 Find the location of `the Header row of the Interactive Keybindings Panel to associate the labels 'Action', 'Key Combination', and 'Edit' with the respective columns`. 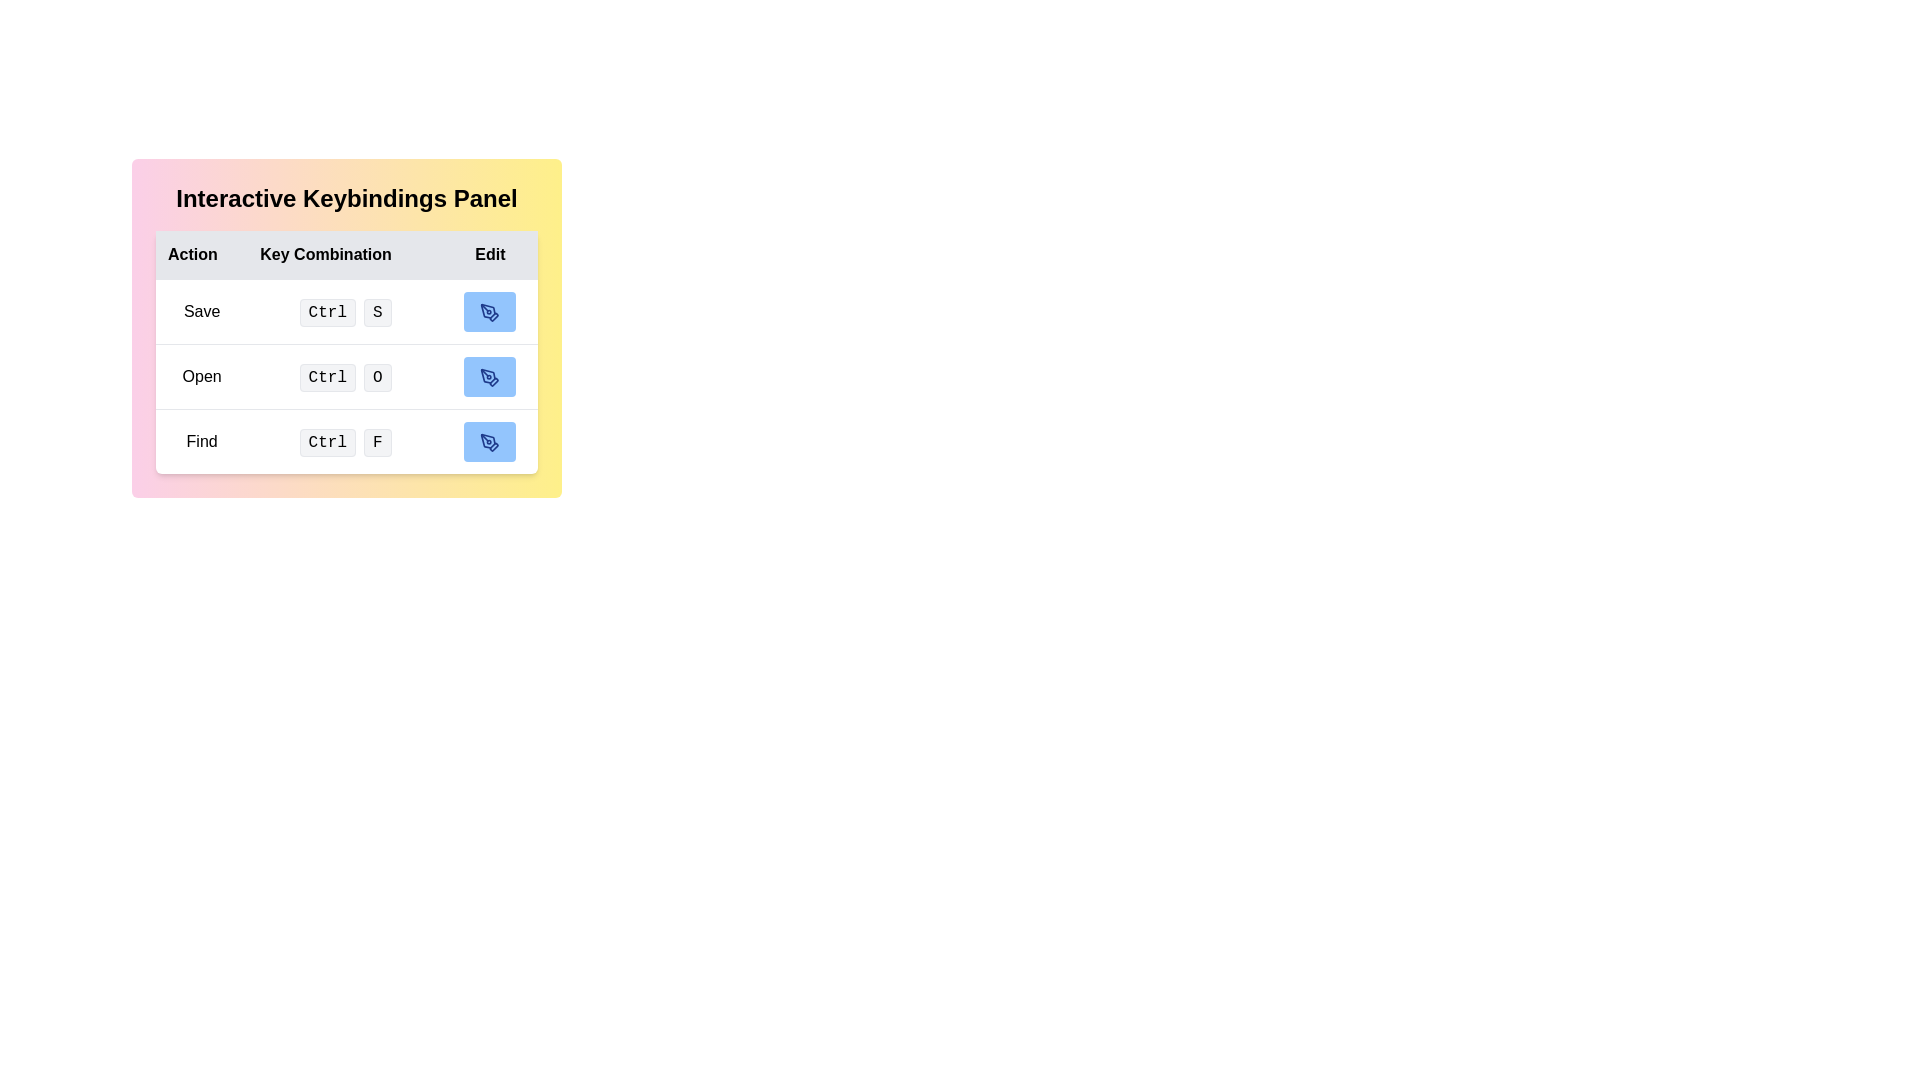

the Header row of the Interactive Keybindings Panel to associate the labels 'Action', 'Key Combination', and 'Edit' with the respective columns is located at coordinates (346, 253).